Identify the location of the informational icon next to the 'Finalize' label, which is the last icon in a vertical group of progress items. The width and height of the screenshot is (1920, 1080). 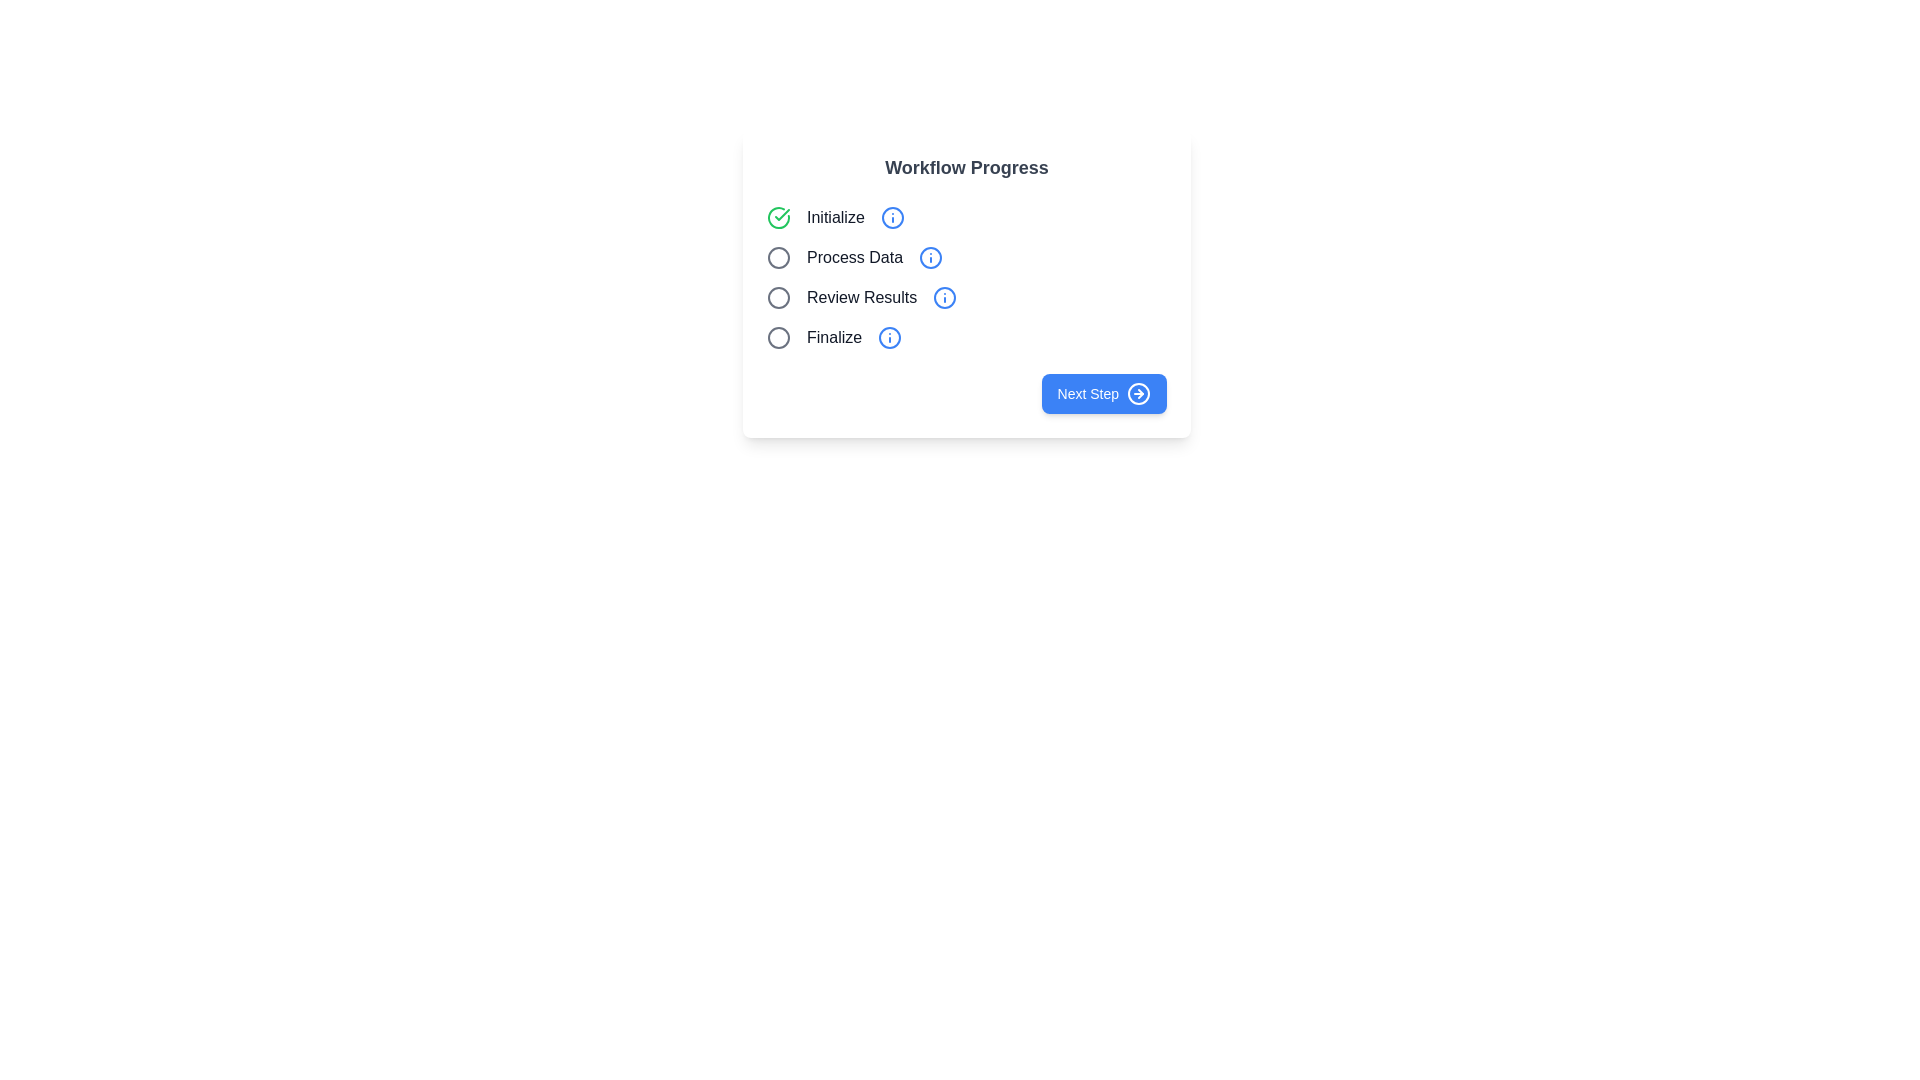
(889, 337).